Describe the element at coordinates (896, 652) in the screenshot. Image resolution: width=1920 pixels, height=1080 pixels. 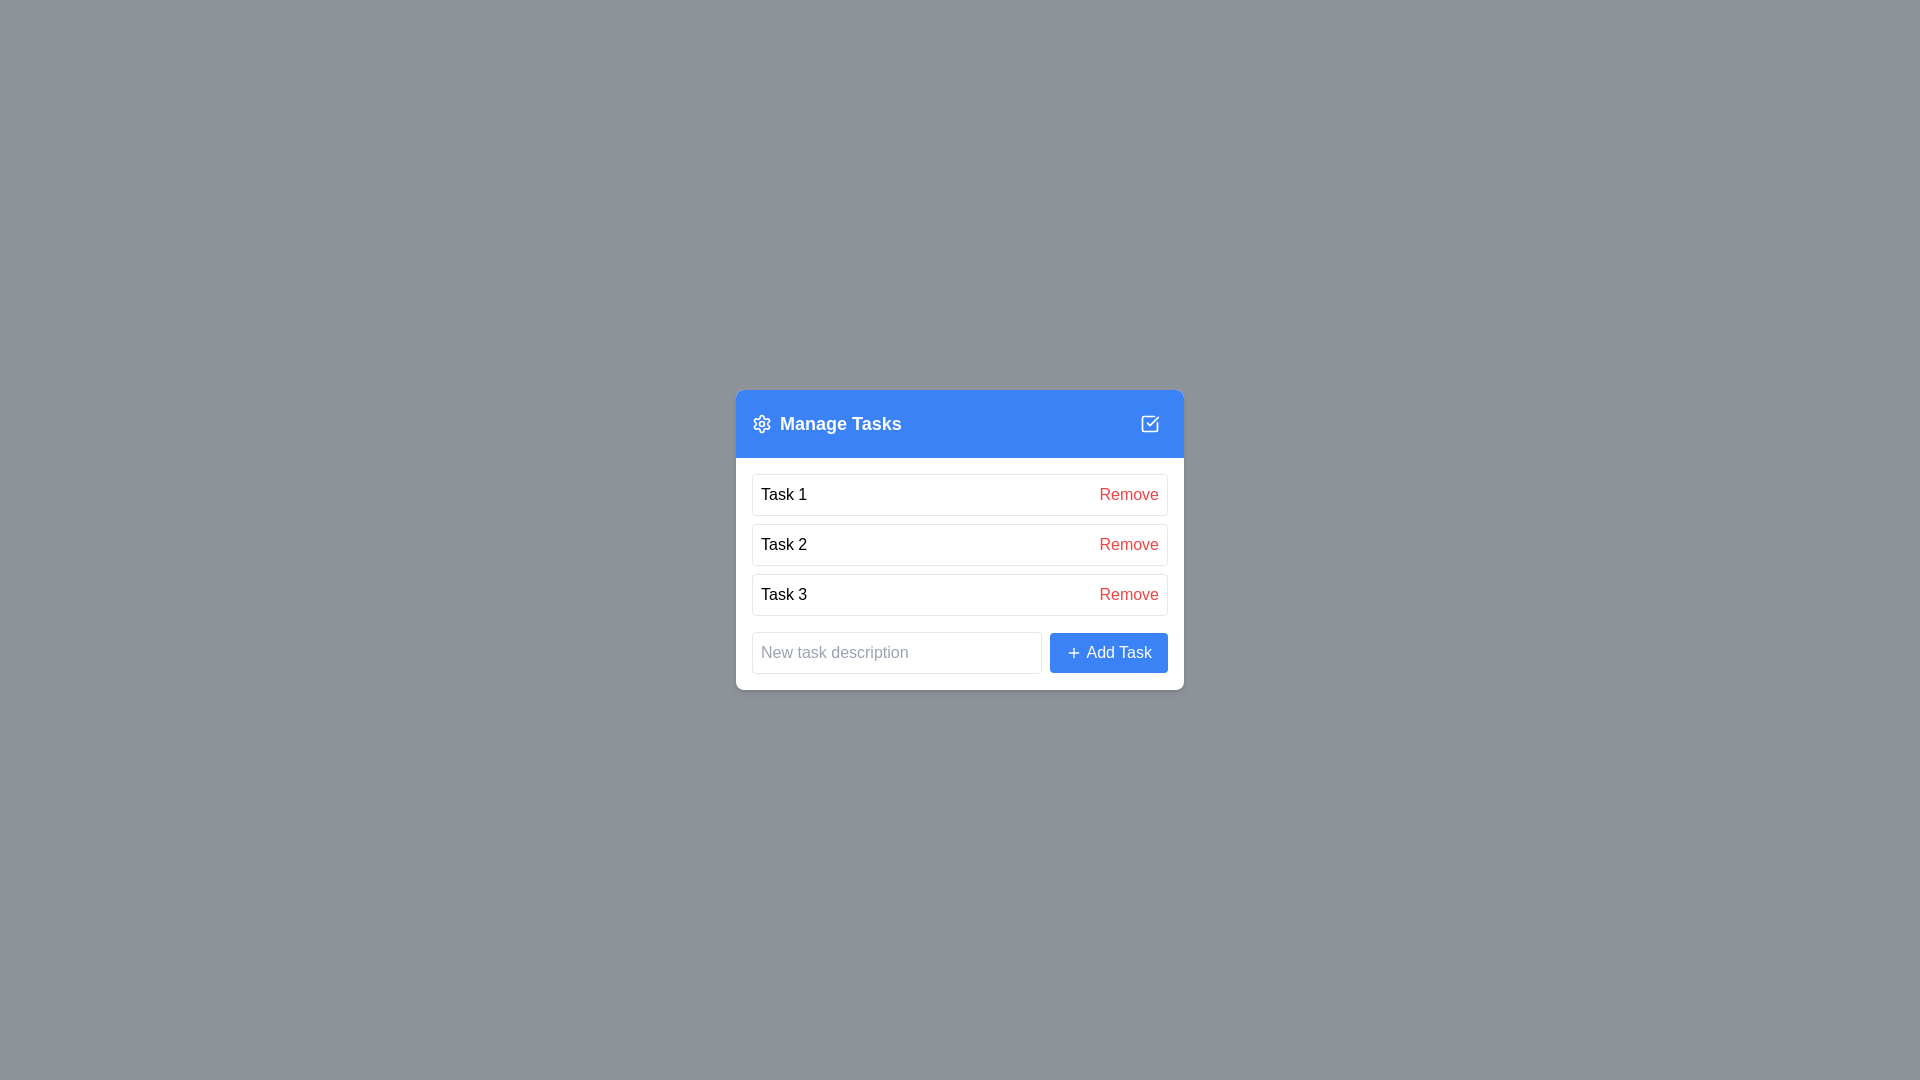
I see `the task input field to focus it` at that location.